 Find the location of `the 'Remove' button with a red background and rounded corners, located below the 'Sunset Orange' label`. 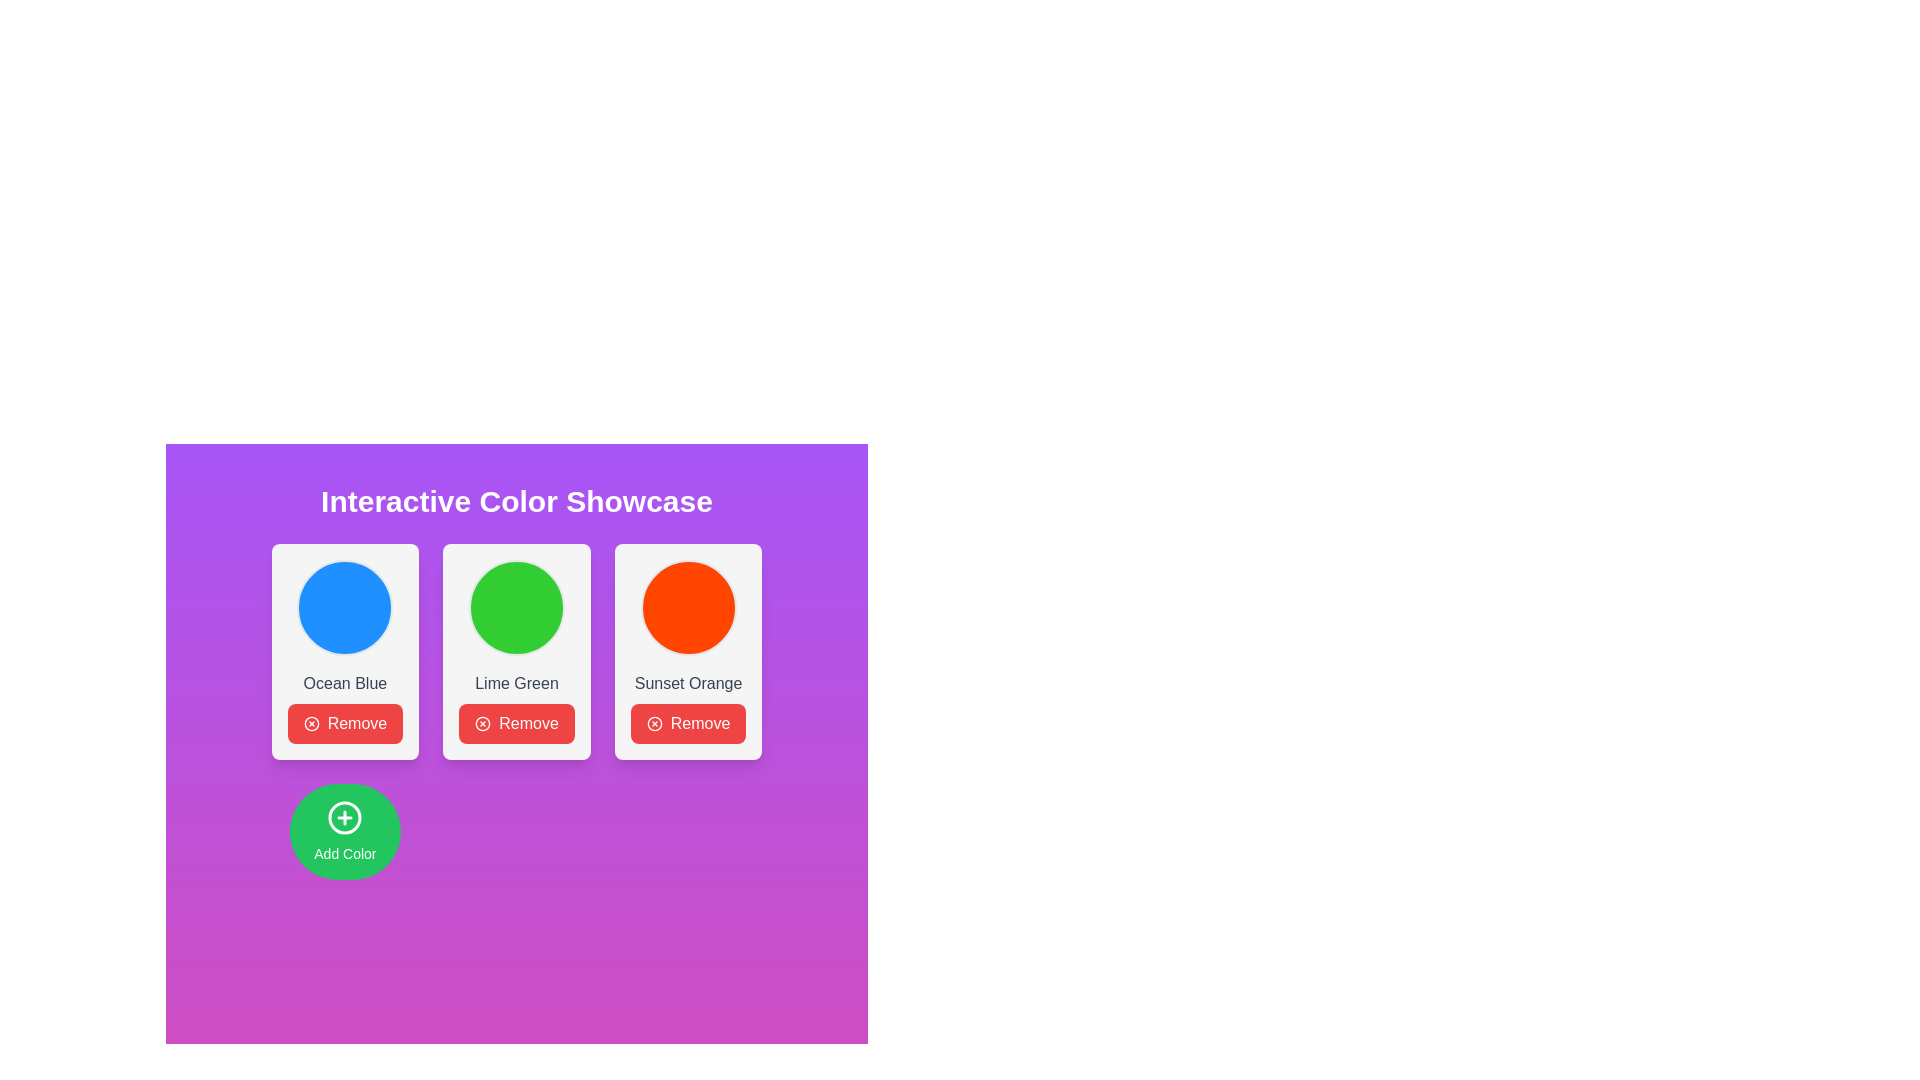

the 'Remove' button with a red background and rounded corners, located below the 'Sunset Orange' label is located at coordinates (688, 724).